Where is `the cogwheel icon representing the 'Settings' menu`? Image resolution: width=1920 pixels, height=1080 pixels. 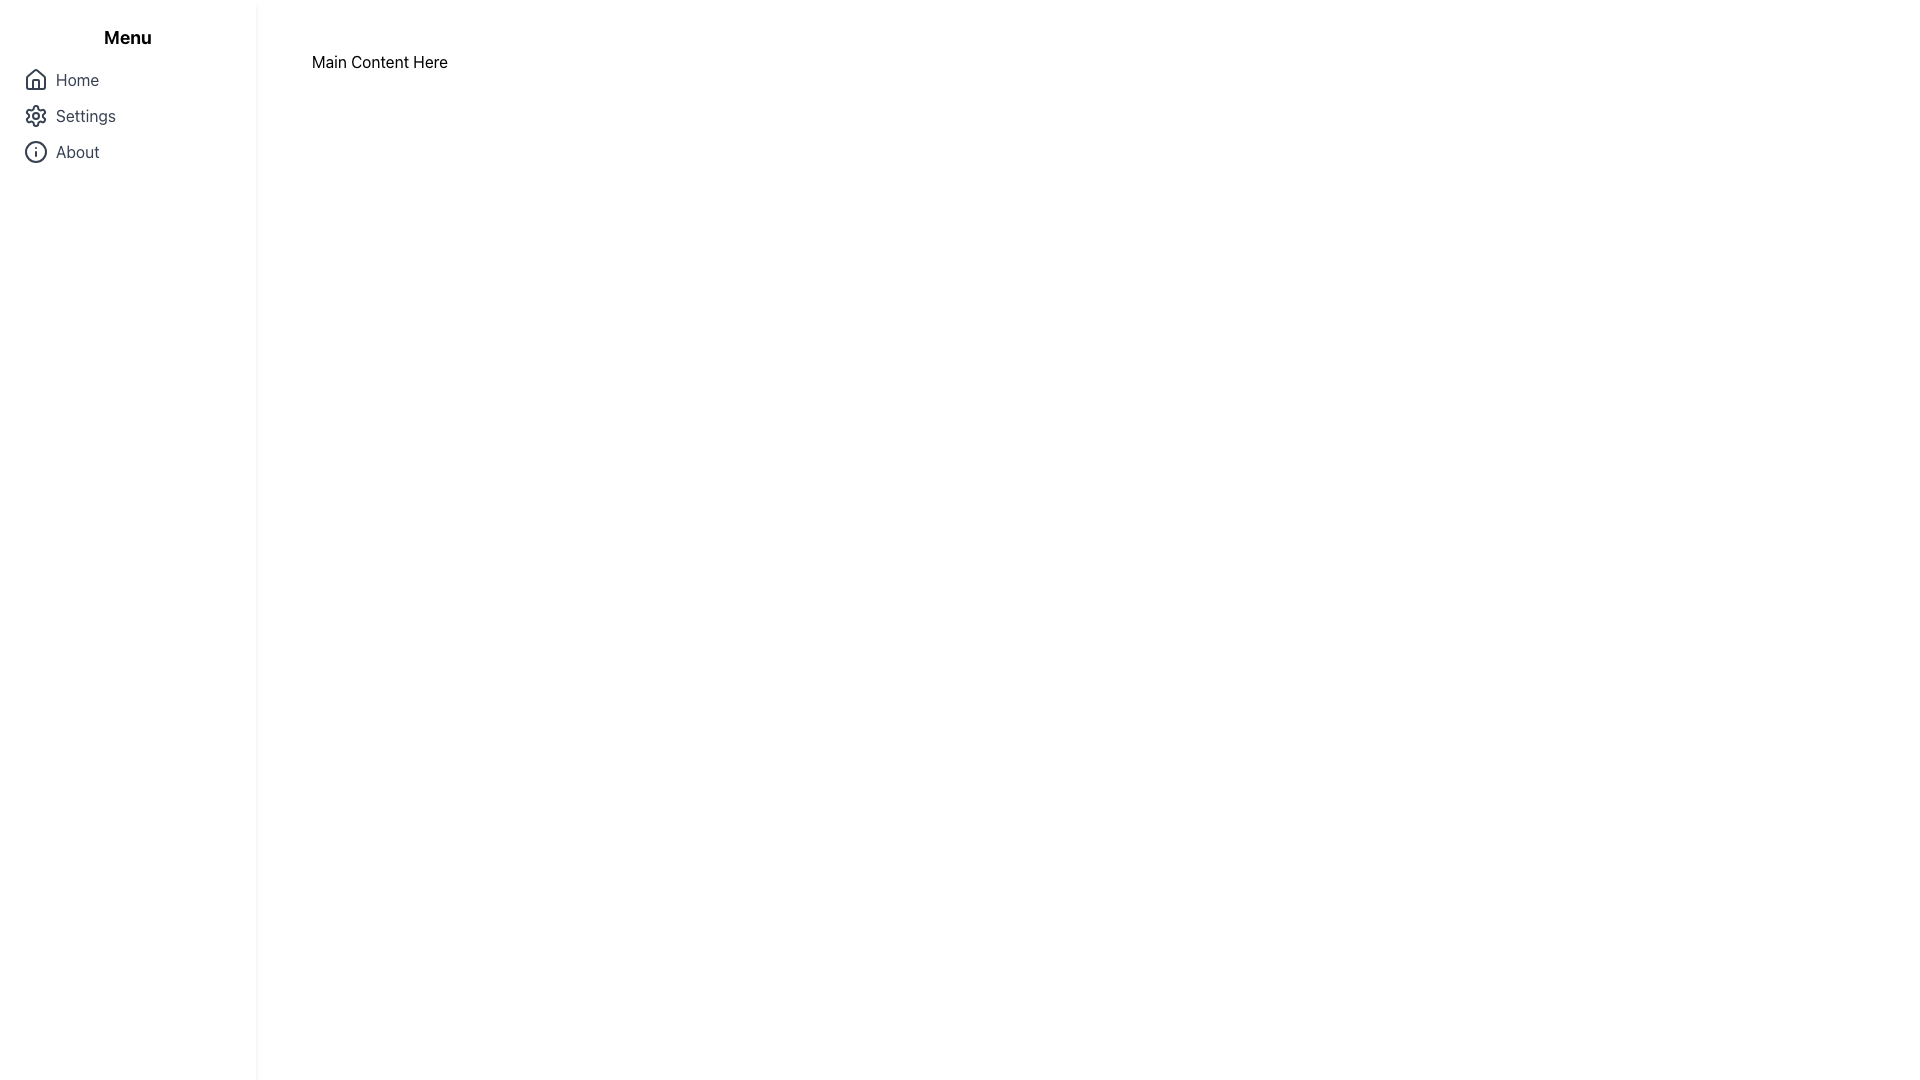
the cogwheel icon representing the 'Settings' menu is located at coordinates (35, 115).